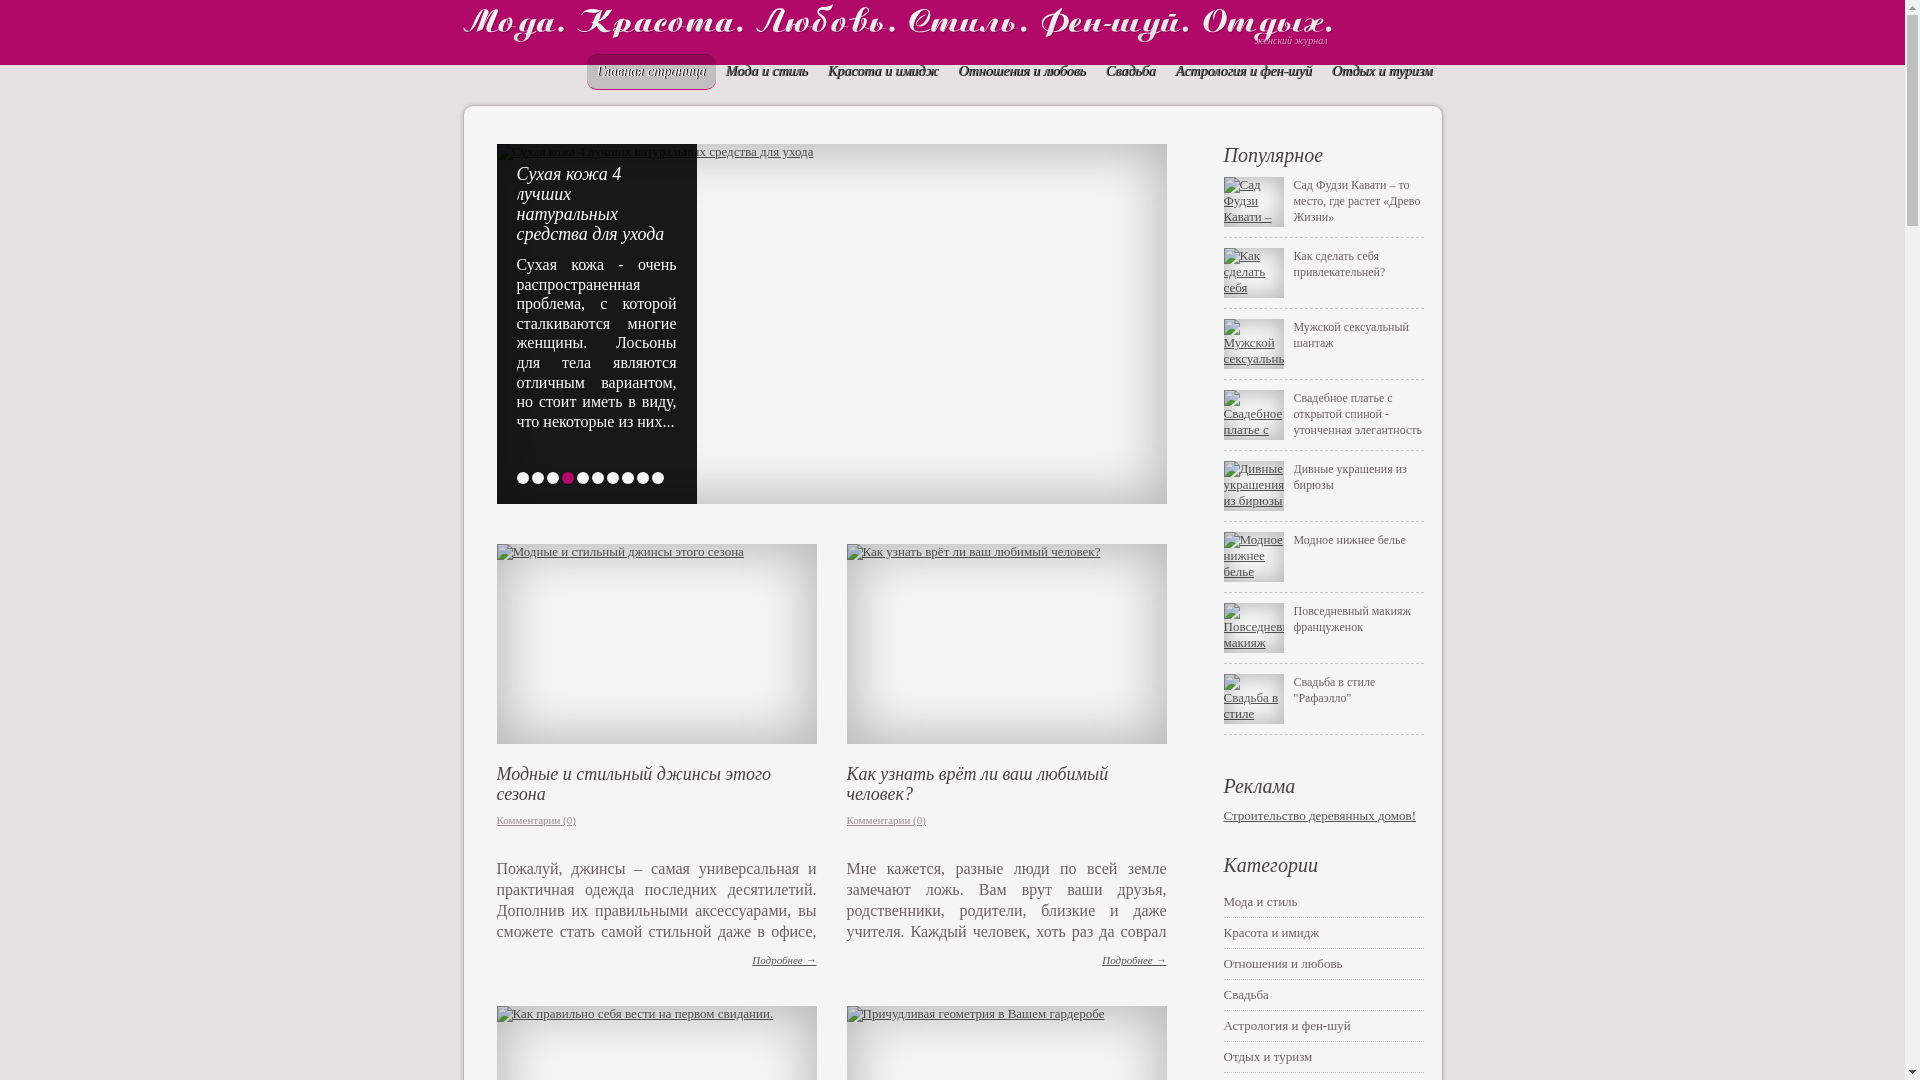 This screenshot has height=1080, width=1920. Describe the element at coordinates (537, 478) in the screenshot. I see `'2'` at that location.